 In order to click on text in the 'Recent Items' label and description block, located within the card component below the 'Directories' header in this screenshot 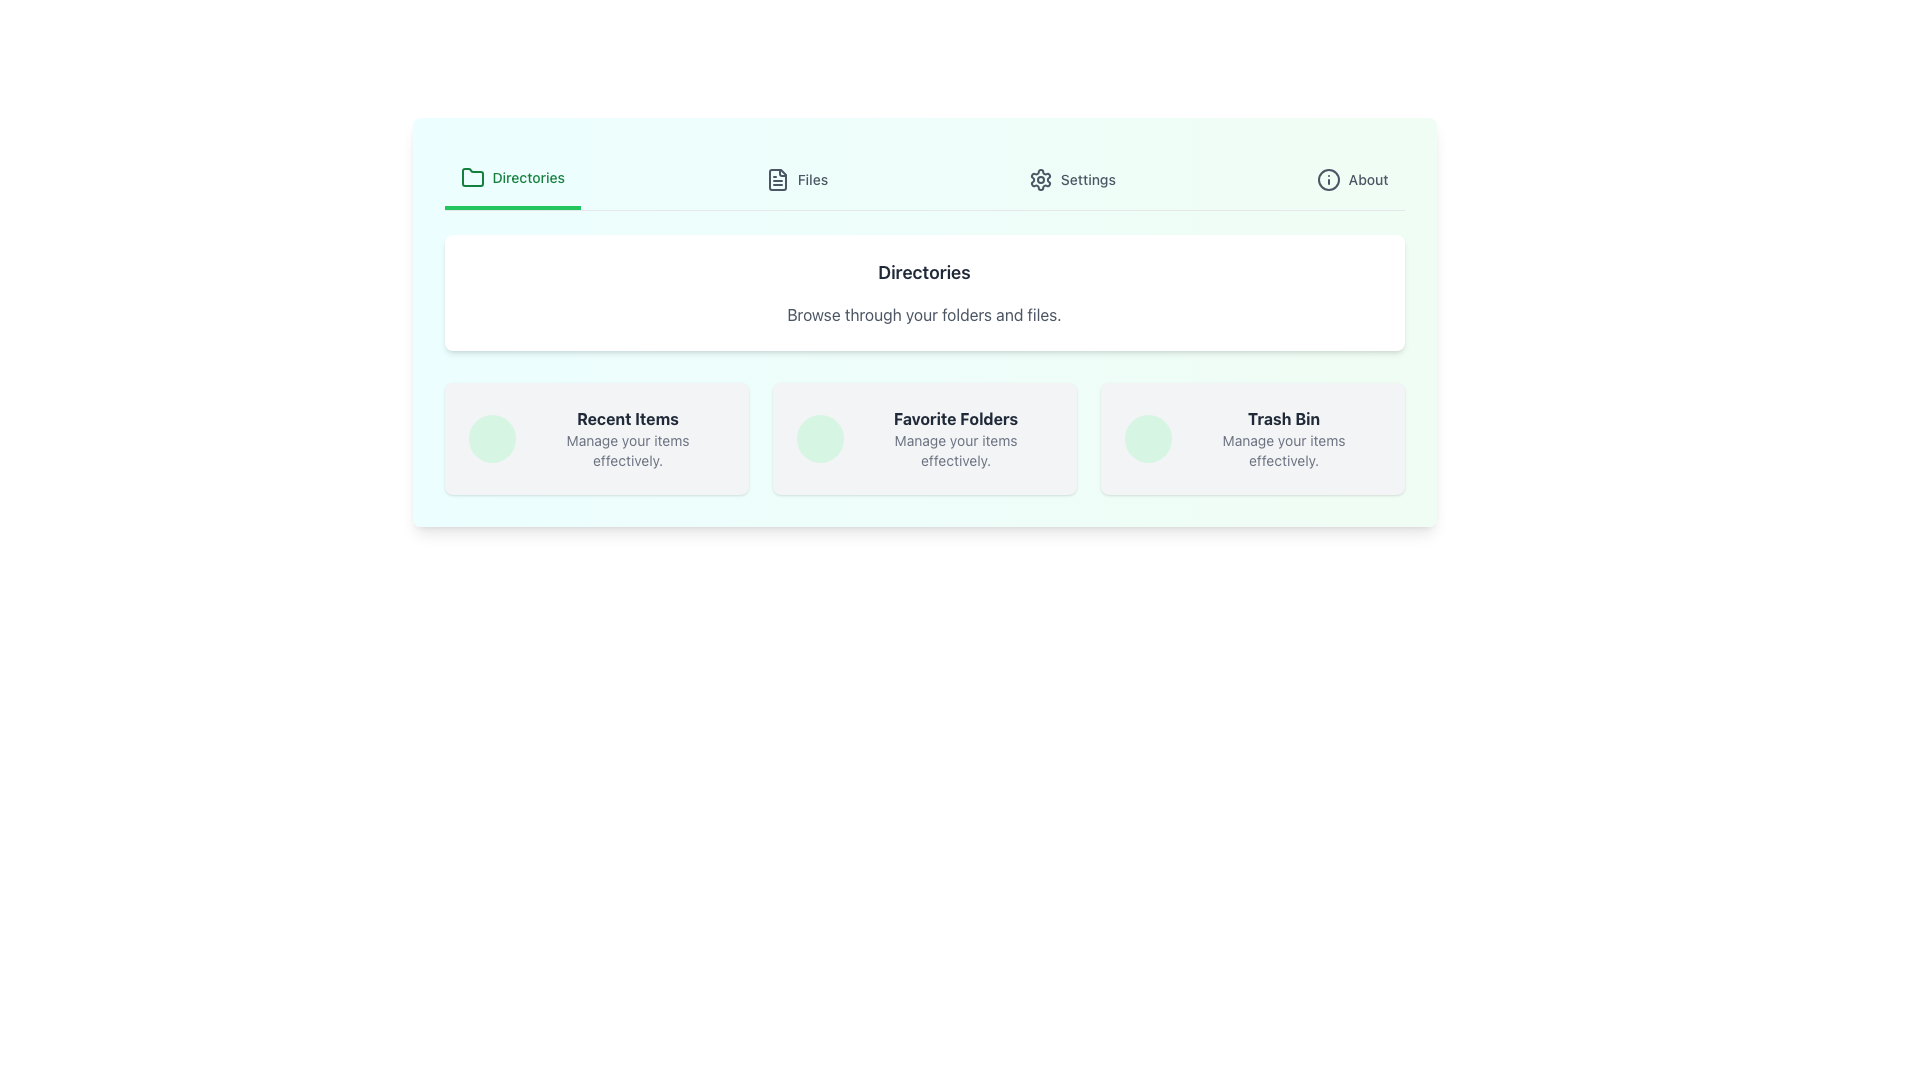, I will do `click(627, 438)`.